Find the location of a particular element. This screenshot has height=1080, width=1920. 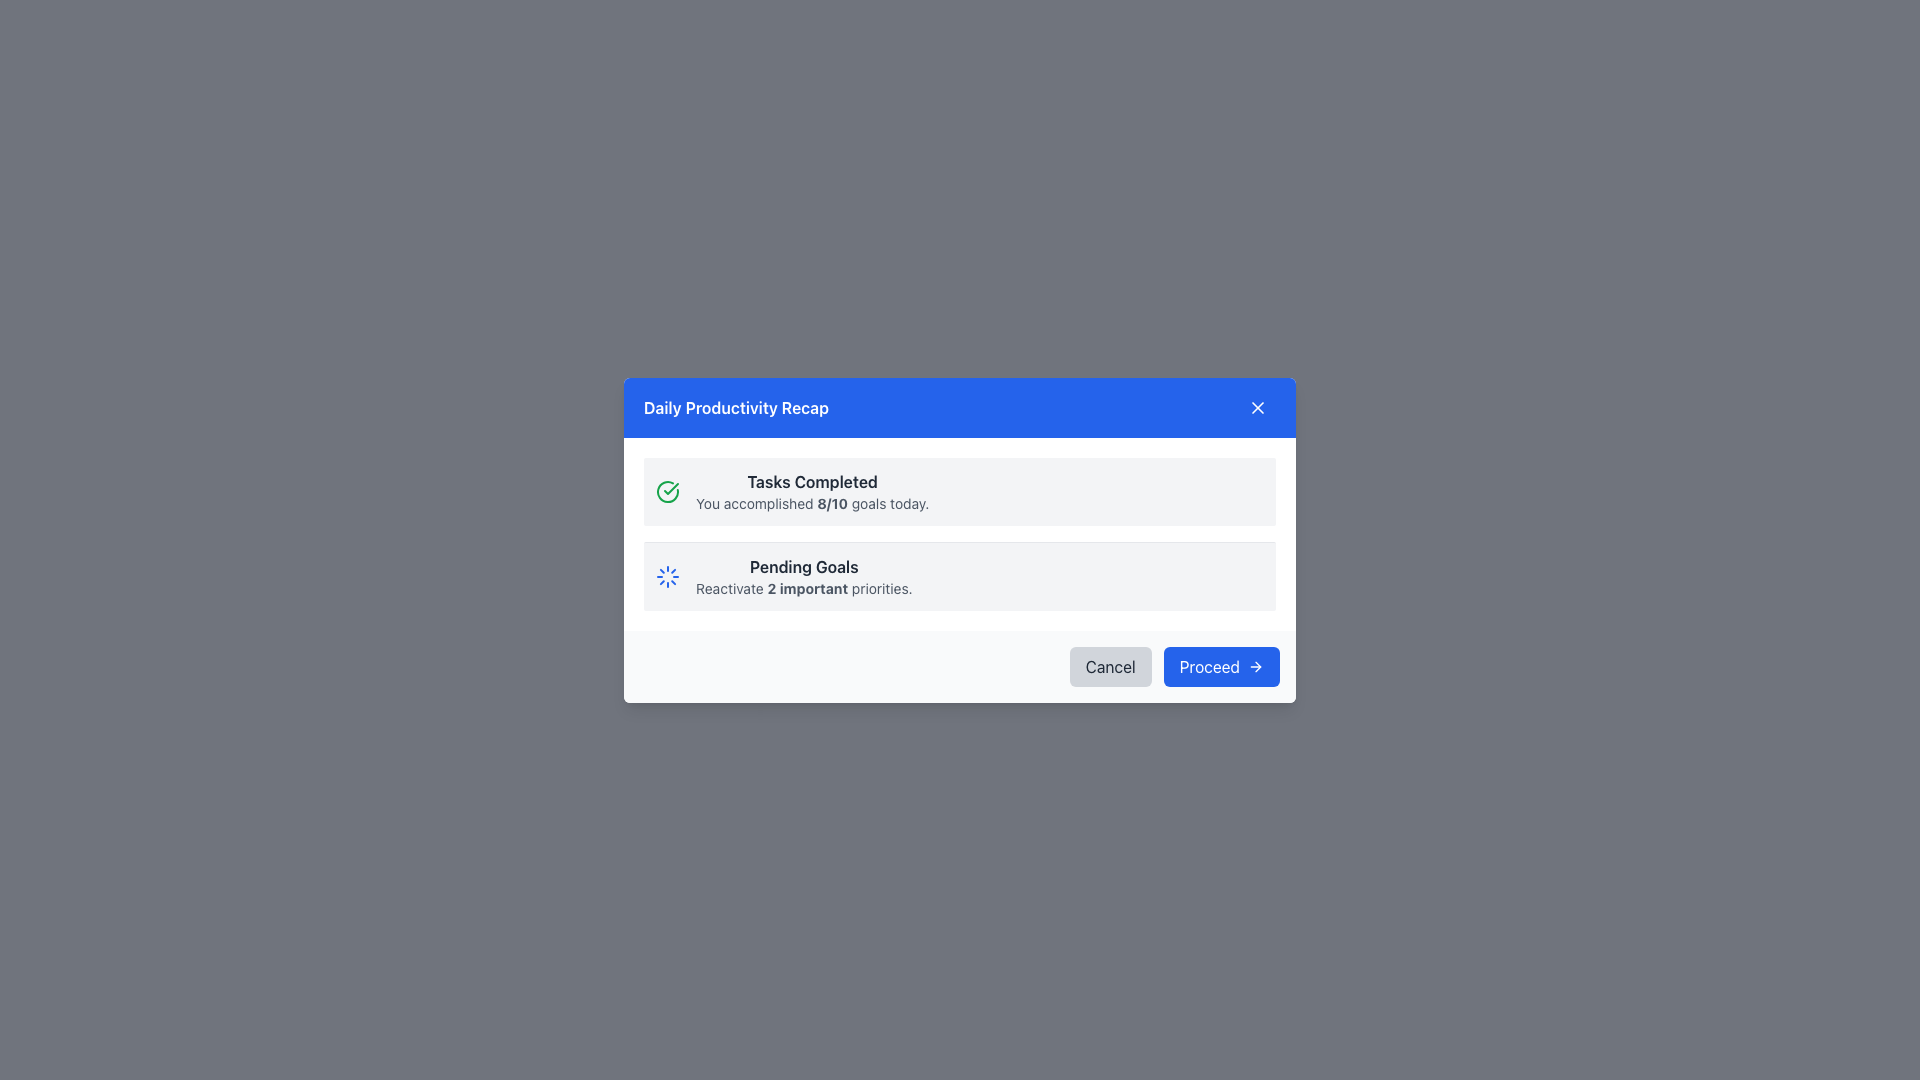

the circular icon styled with a blue outline that represents a loading spinner, located to the left of the 'Pending Goals' text is located at coordinates (667, 575).